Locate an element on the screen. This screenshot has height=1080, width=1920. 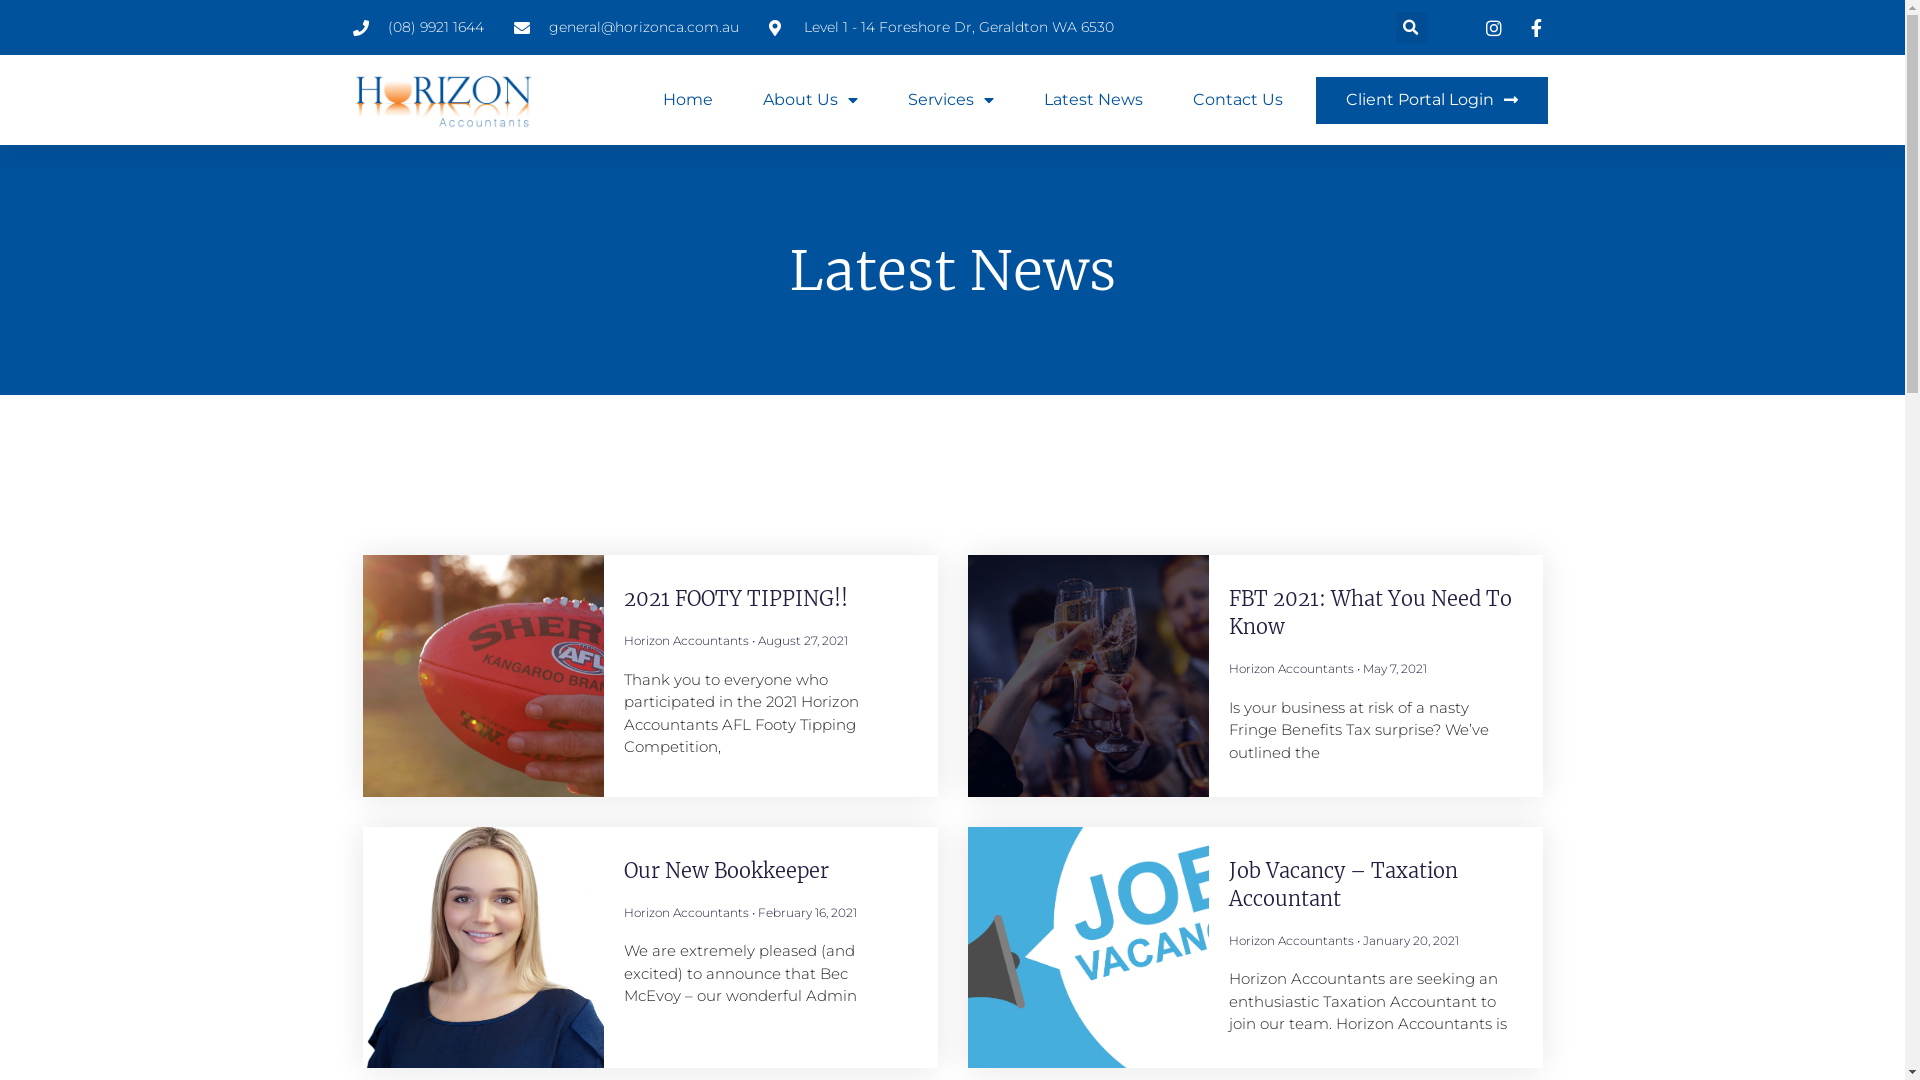
'Home' is located at coordinates (686, 100).